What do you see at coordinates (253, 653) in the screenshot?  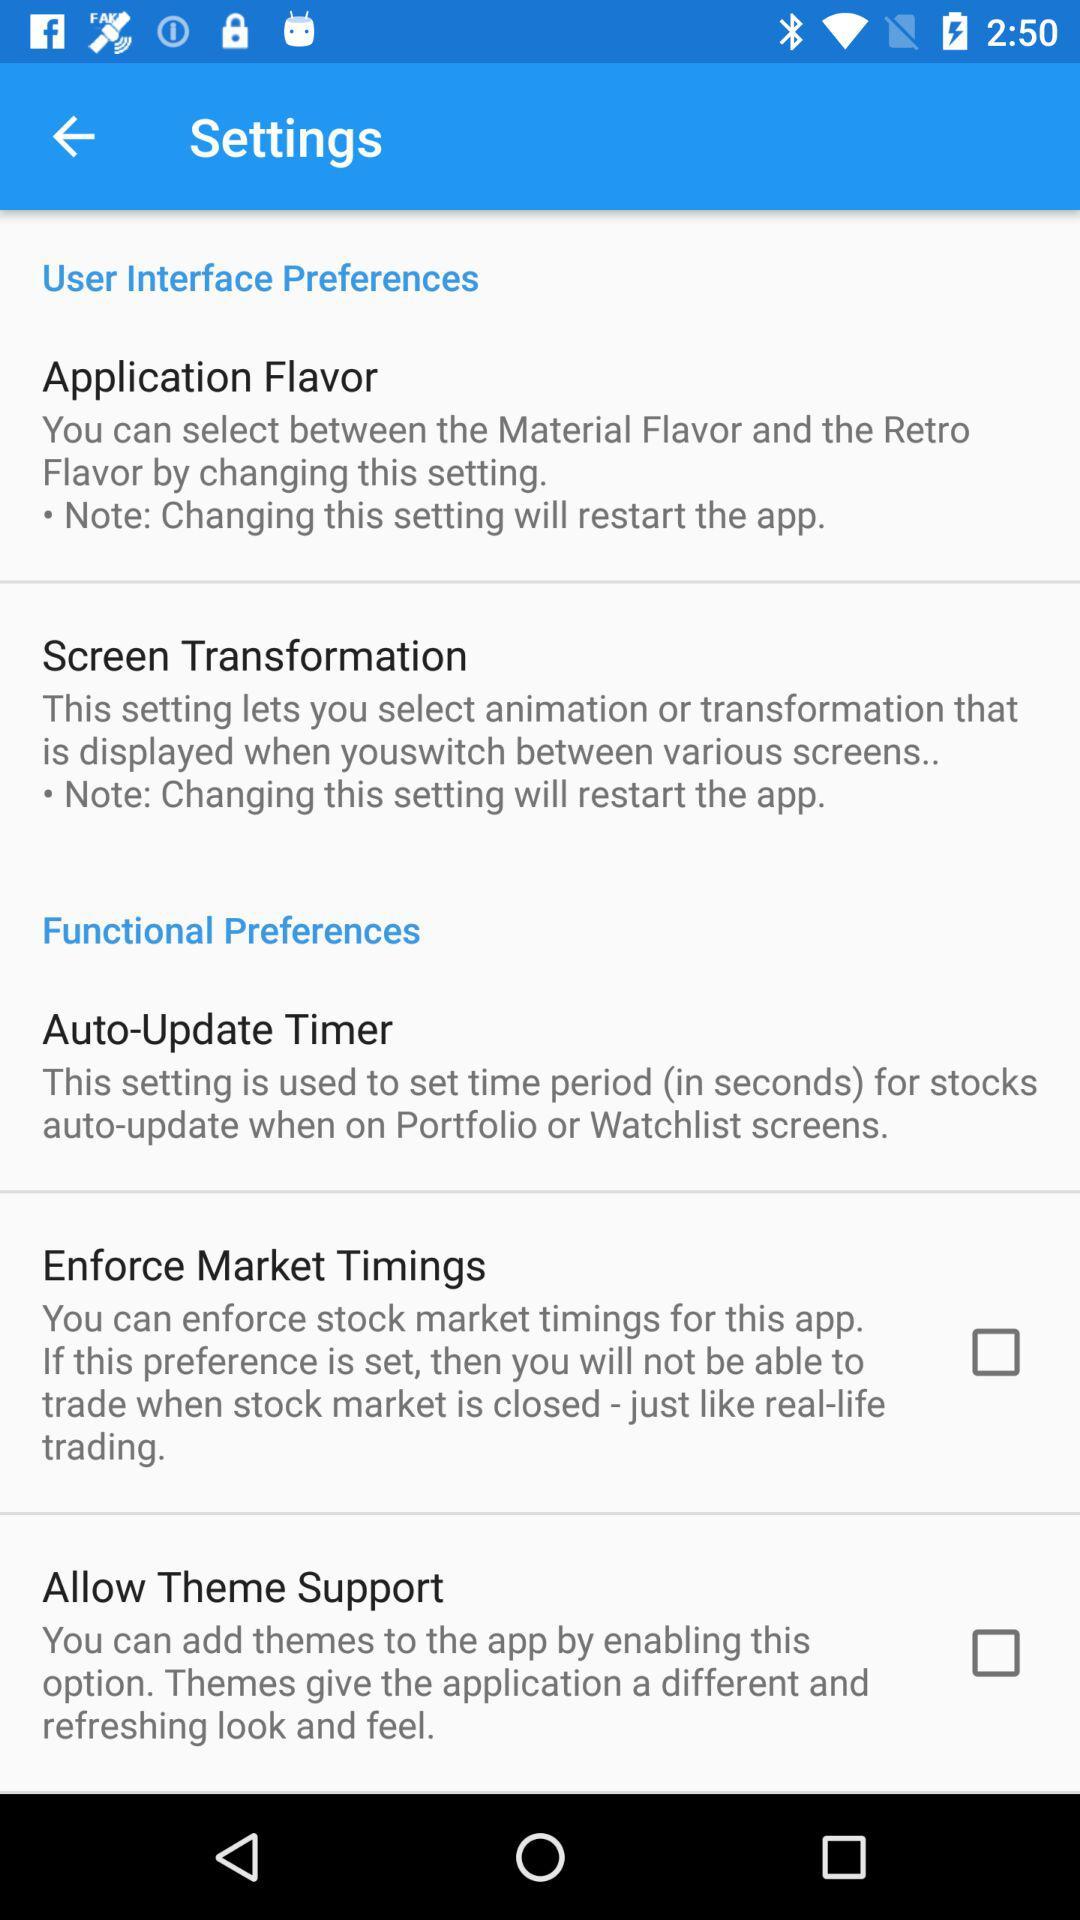 I see `the screen transformation item` at bounding box center [253, 653].